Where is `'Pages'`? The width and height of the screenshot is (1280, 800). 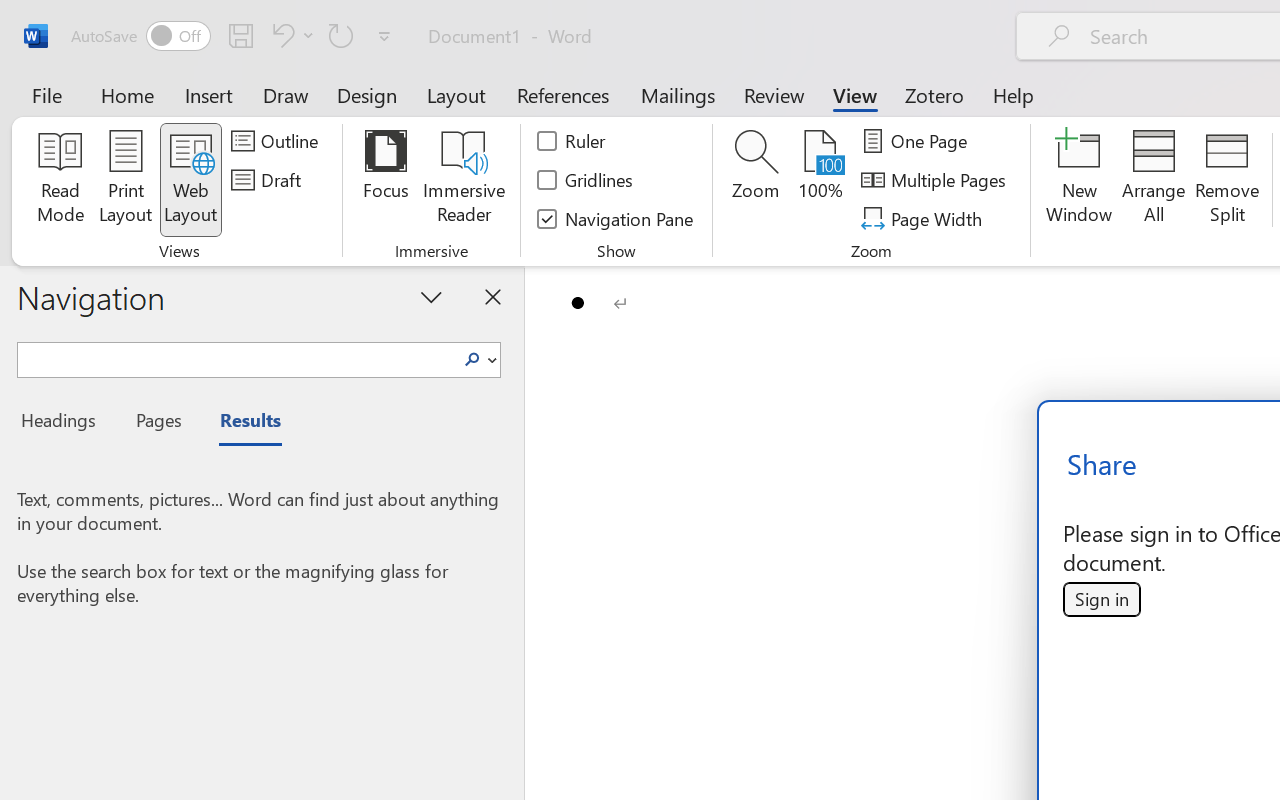
'Pages' is located at coordinates (155, 423).